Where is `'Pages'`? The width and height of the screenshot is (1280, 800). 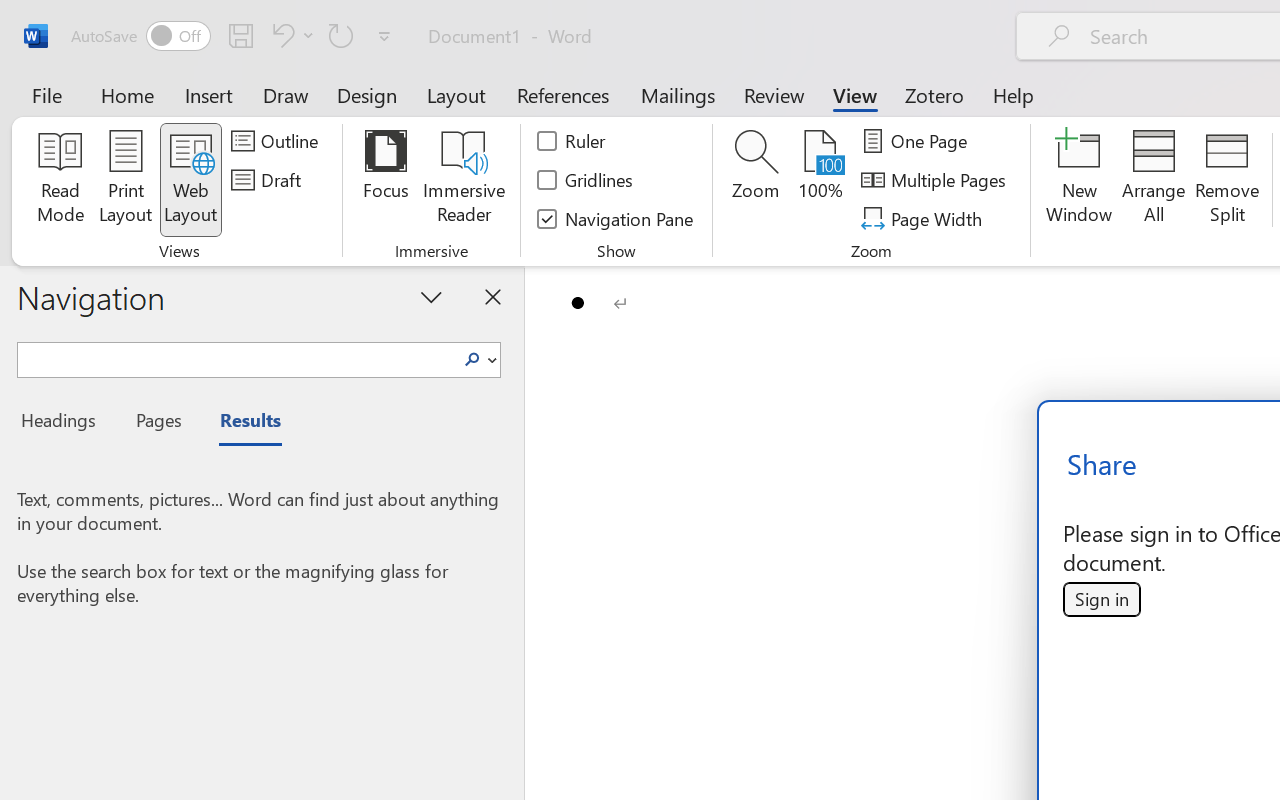
'Pages' is located at coordinates (155, 423).